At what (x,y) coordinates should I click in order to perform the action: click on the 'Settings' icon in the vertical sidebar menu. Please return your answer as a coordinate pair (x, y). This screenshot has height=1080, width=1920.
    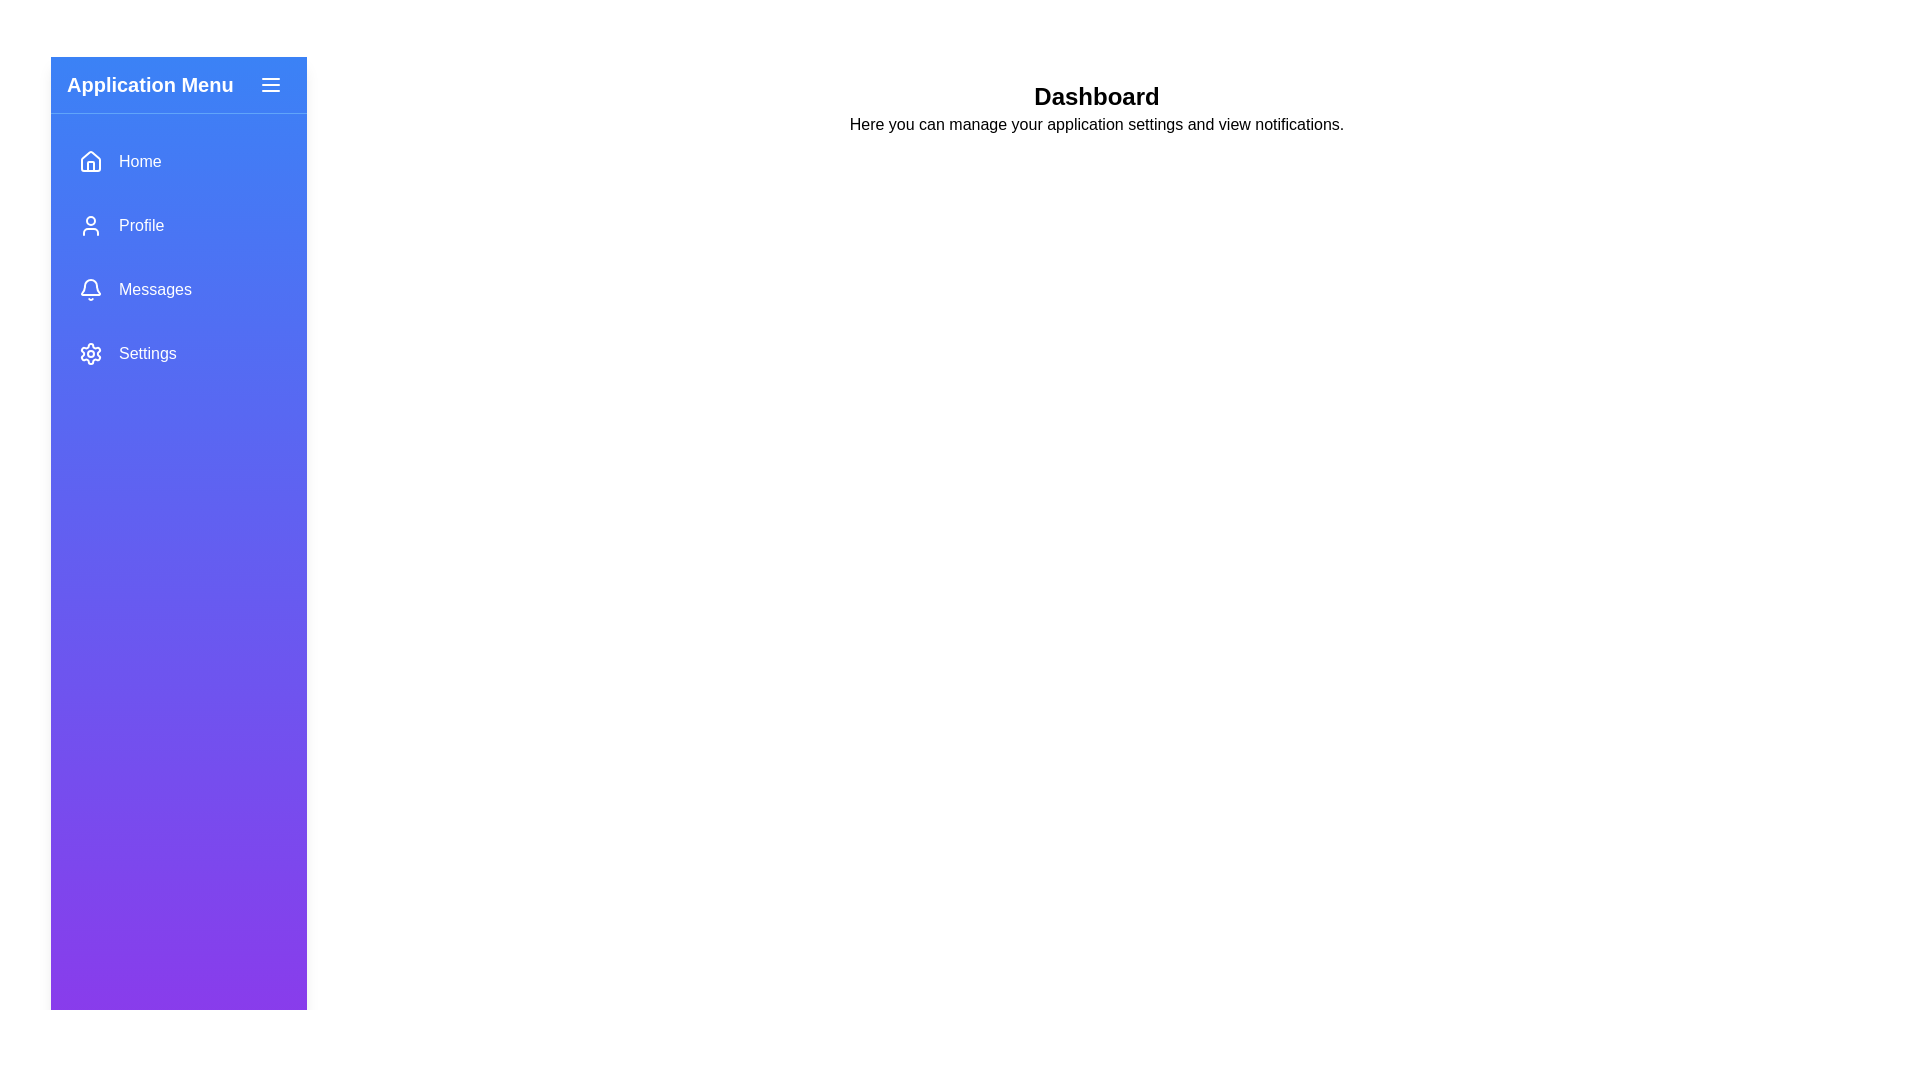
    Looking at the image, I should click on (90, 353).